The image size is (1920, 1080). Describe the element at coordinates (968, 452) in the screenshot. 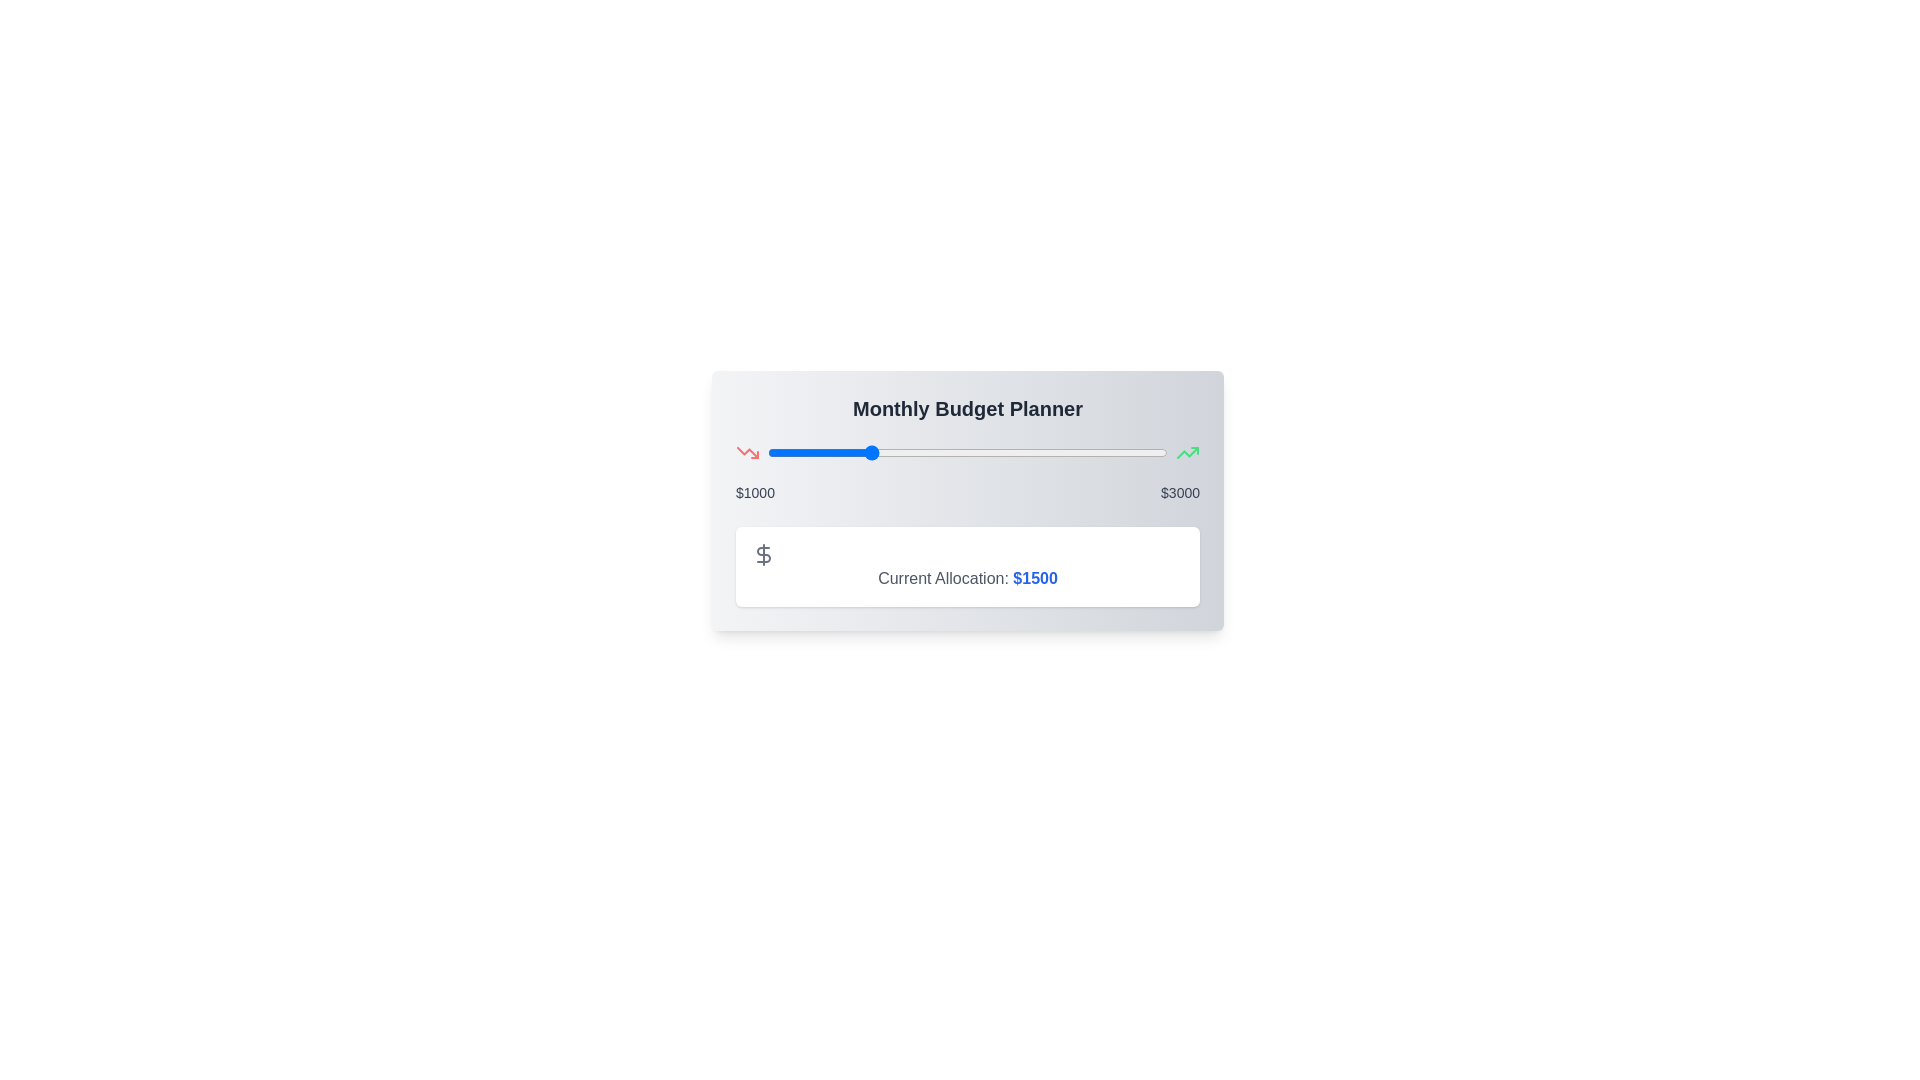

I see `the slider to view its range limits` at that location.